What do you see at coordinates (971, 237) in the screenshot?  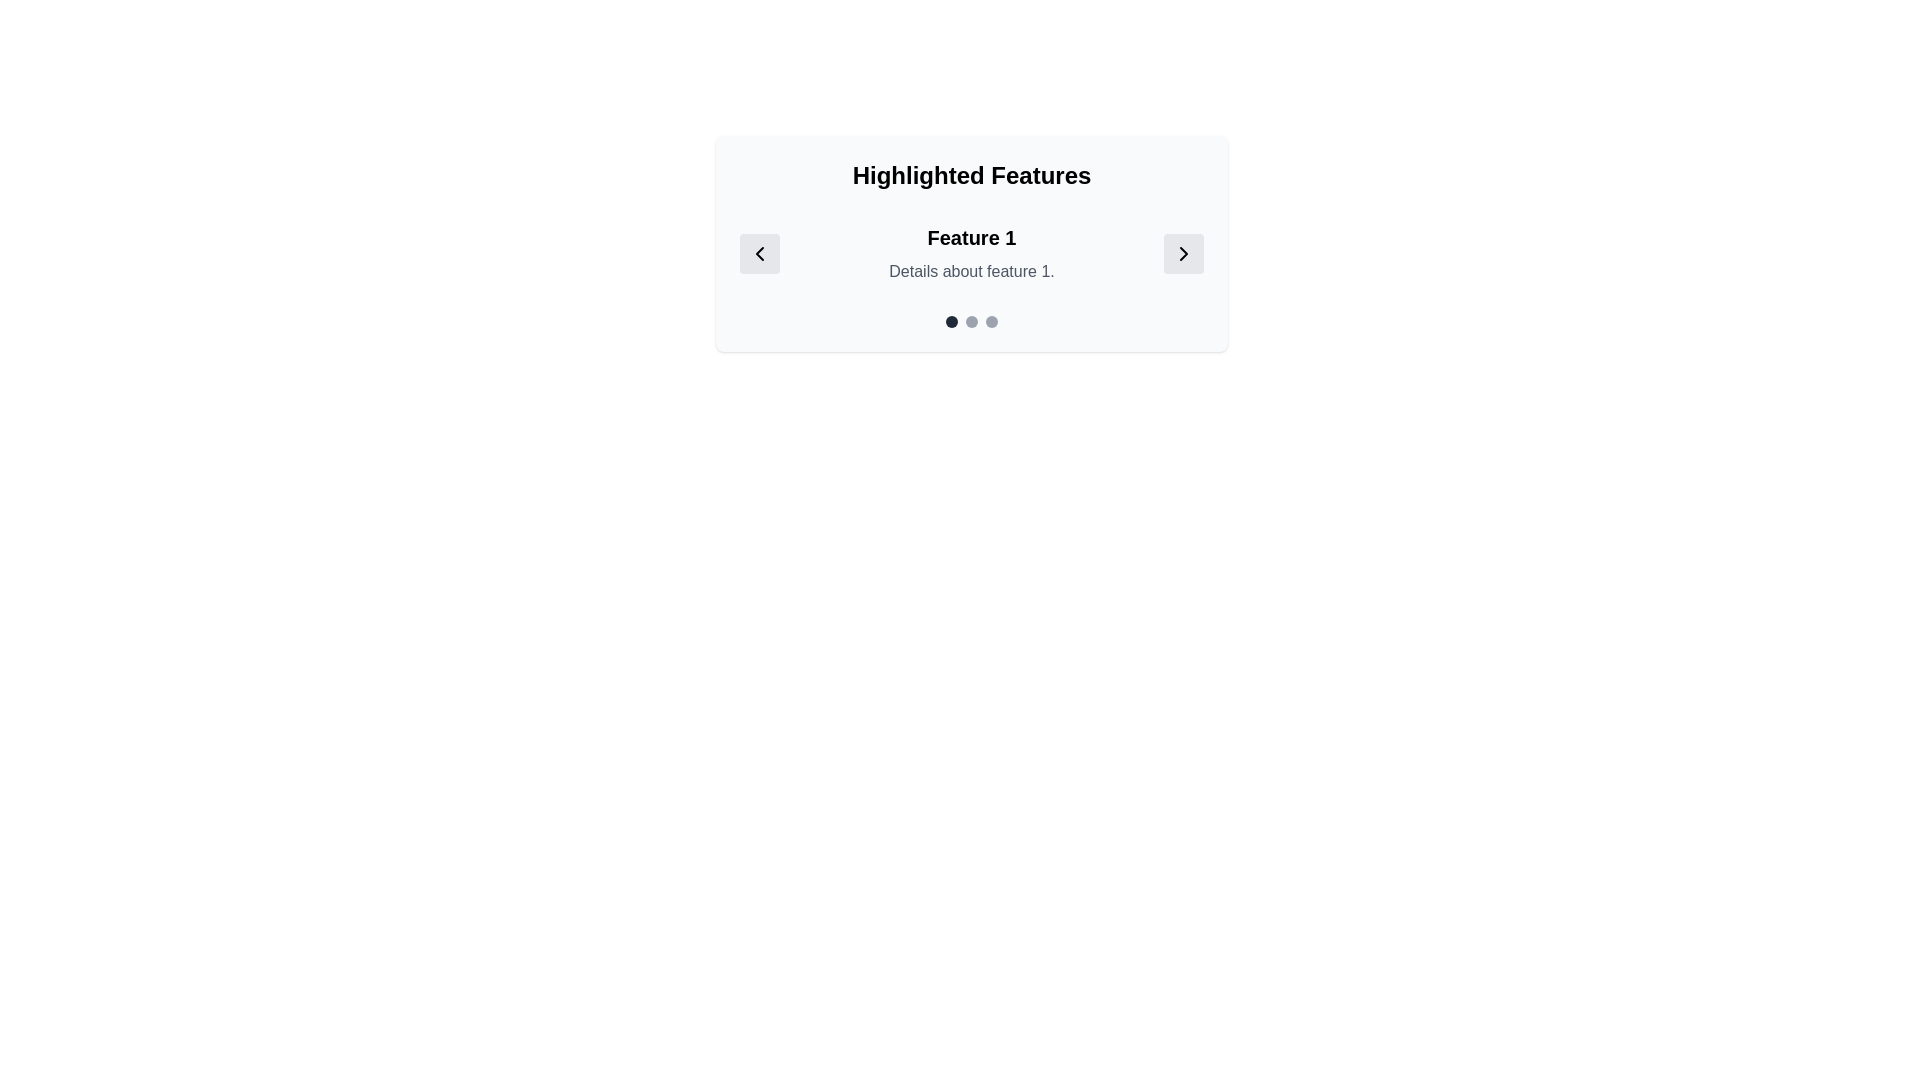 I see `the Header text element that serves as a title for the corresponding feature, positioned below 'Highlighted Features' and above 'Details about feature 1.'` at bounding box center [971, 237].